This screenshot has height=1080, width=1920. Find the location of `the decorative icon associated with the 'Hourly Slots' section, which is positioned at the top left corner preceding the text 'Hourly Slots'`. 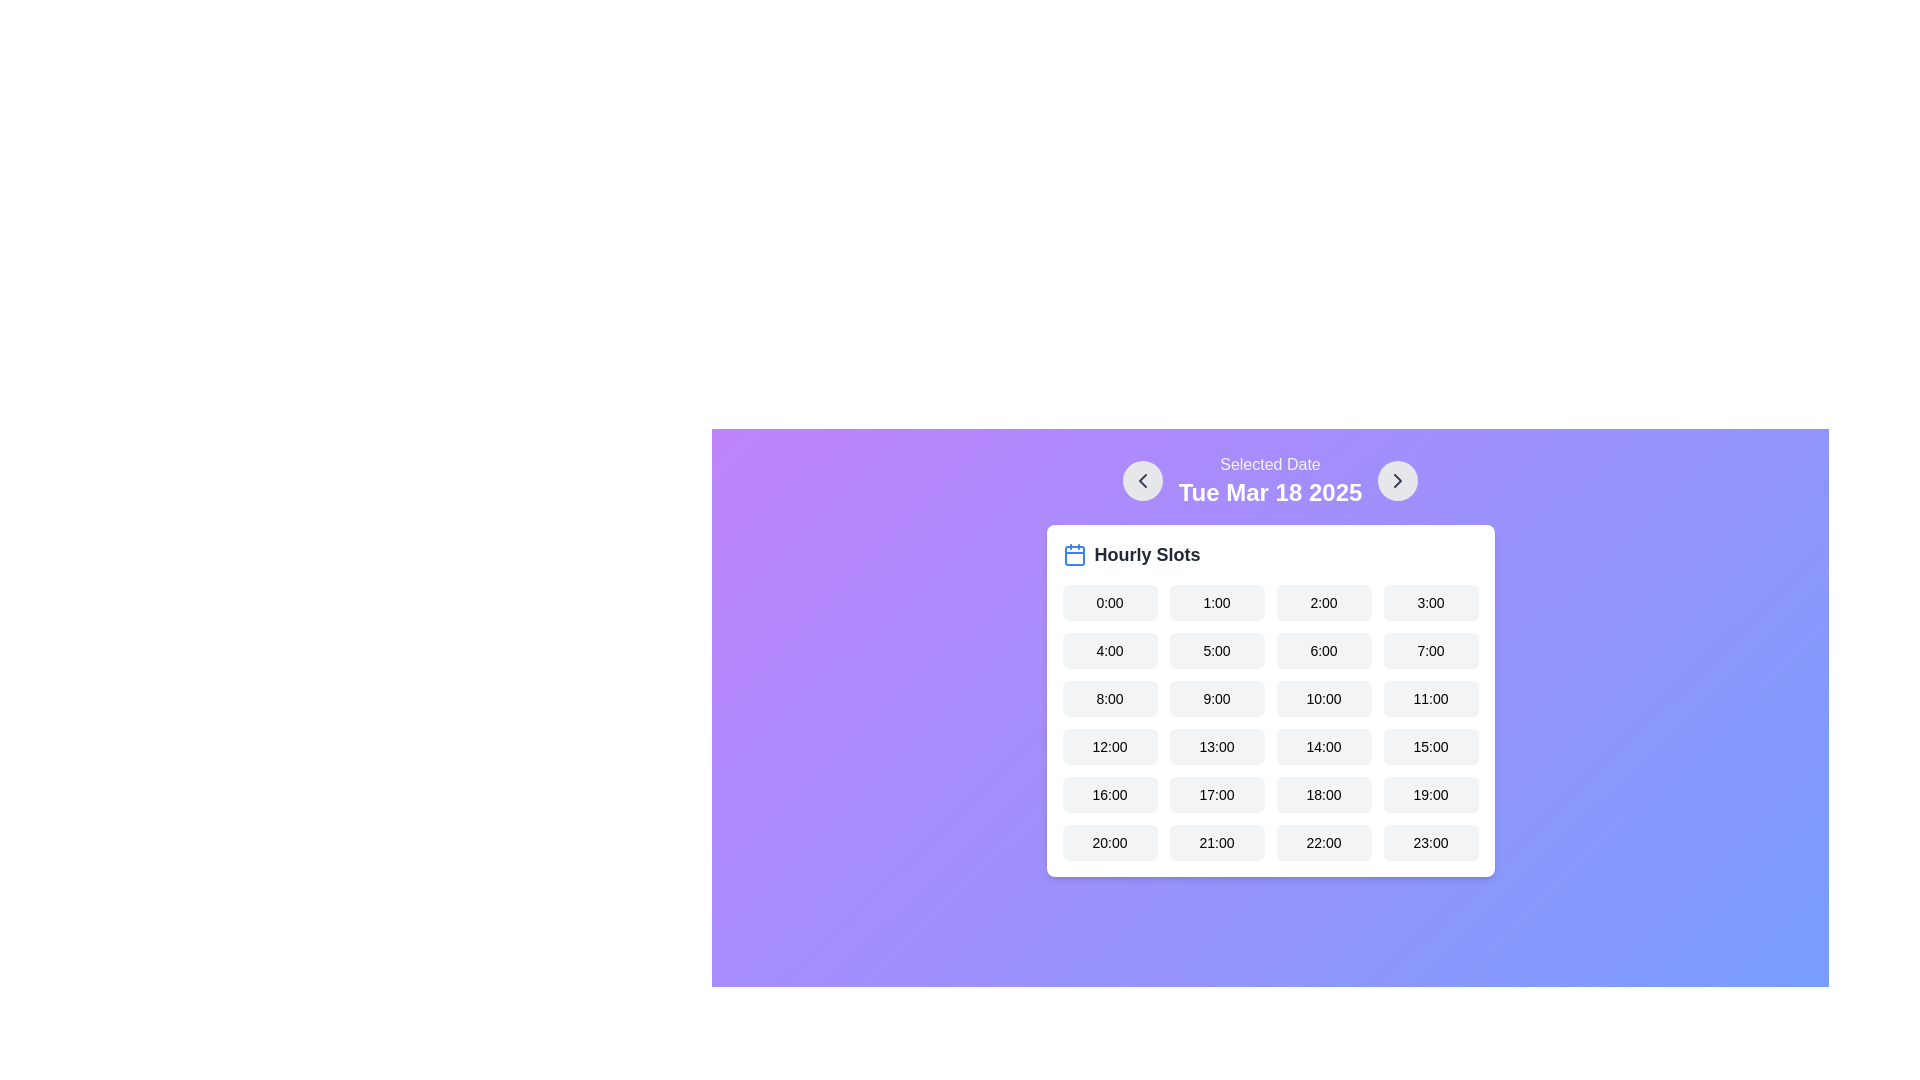

the decorative icon associated with the 'Hourly Slots' section, which is positioned at the top left corner preceding the text 'Hourly Slots' is located at coordinates (1073, 555).